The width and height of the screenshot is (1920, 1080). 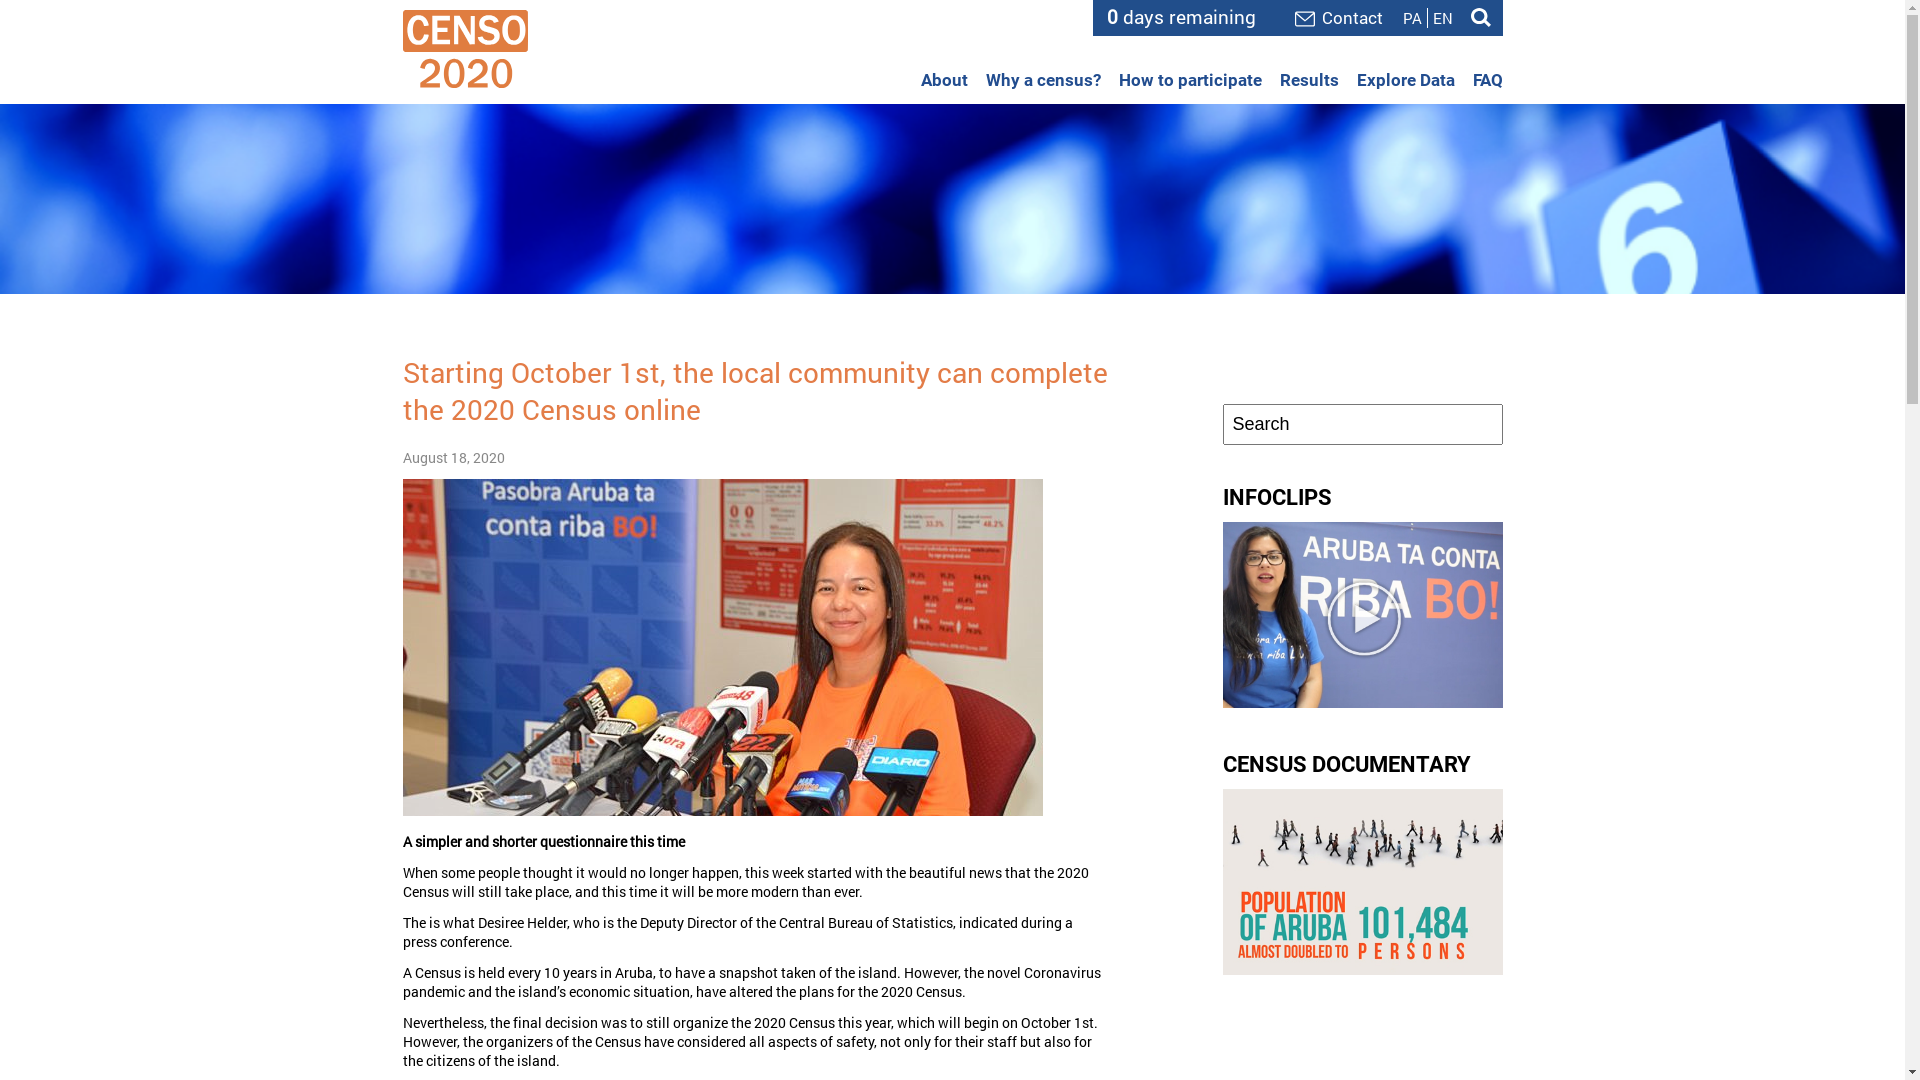 What do you see at coordinates (1338, 17) in the screenshot?
I see `'Contact'` at bounding box center [1338, 17].